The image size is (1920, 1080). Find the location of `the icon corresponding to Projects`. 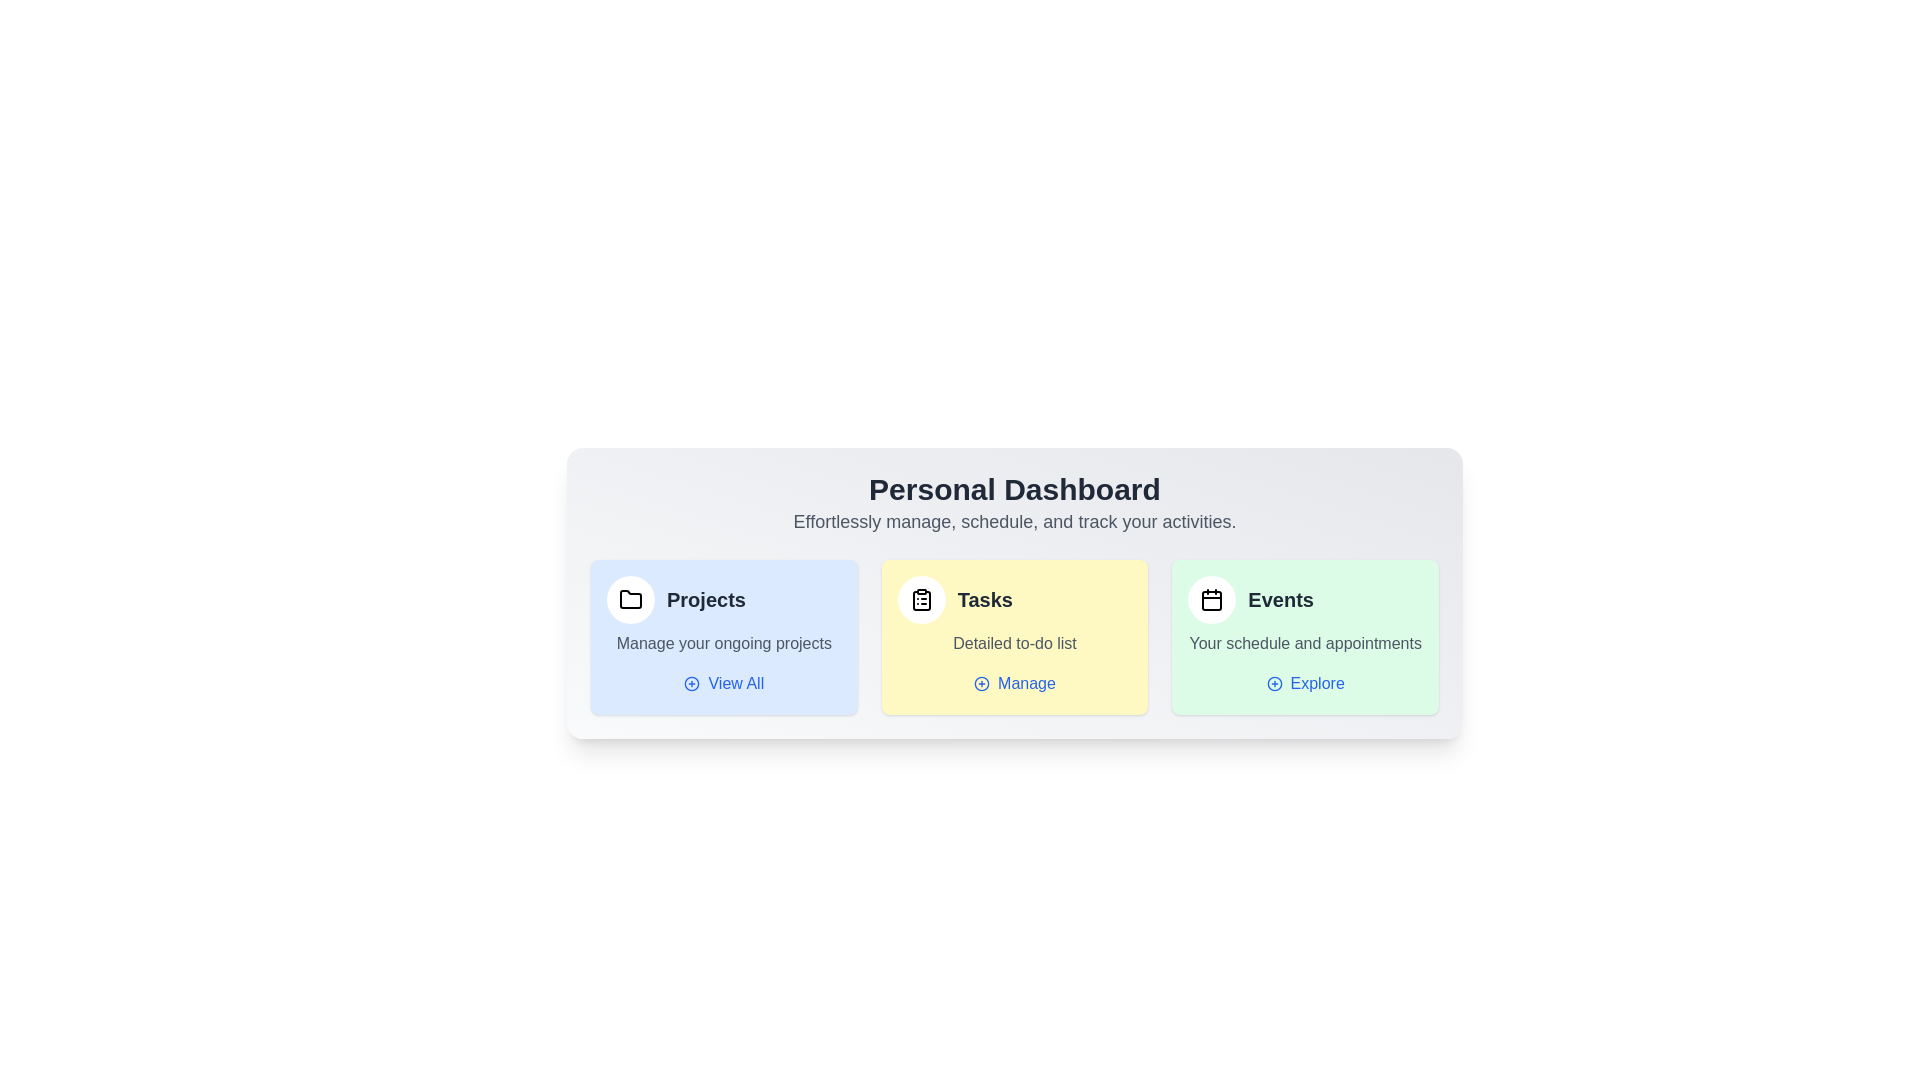

the icon corresponding to Projects is located at coordinates (629, 599).